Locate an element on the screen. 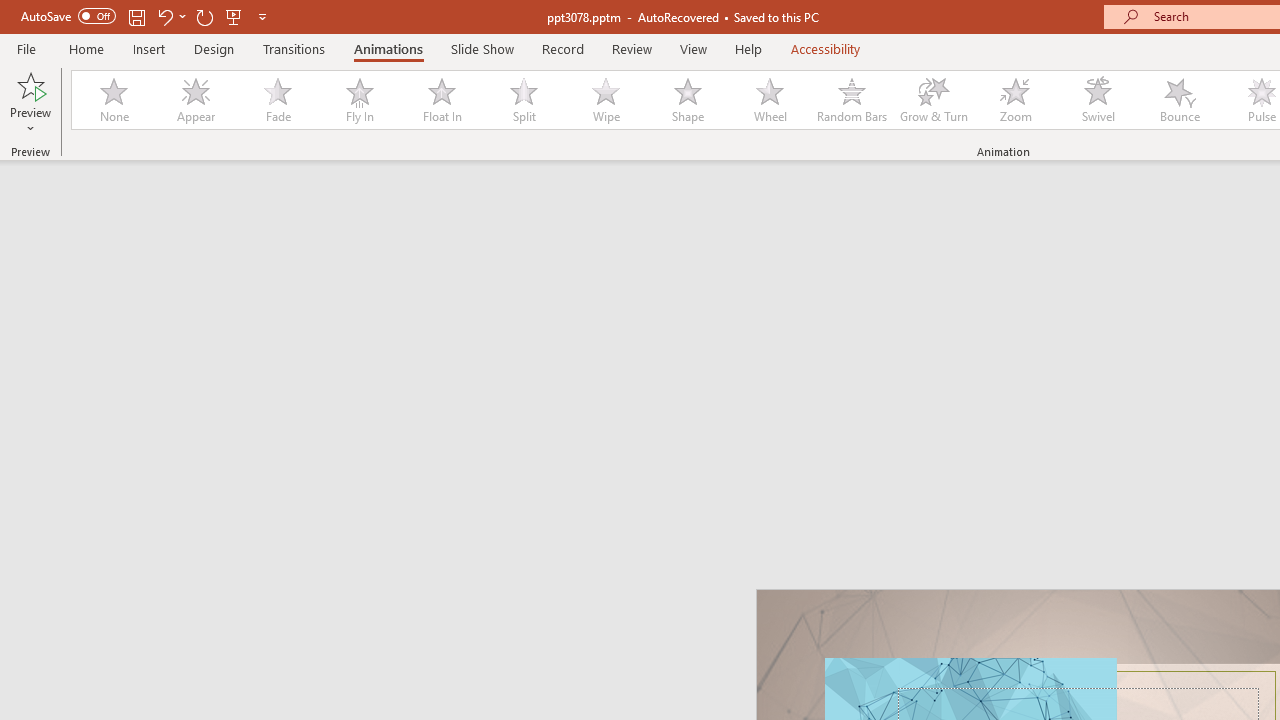 The image size is (1280, 720). 'Float In' is located at coordinates (440, 100).